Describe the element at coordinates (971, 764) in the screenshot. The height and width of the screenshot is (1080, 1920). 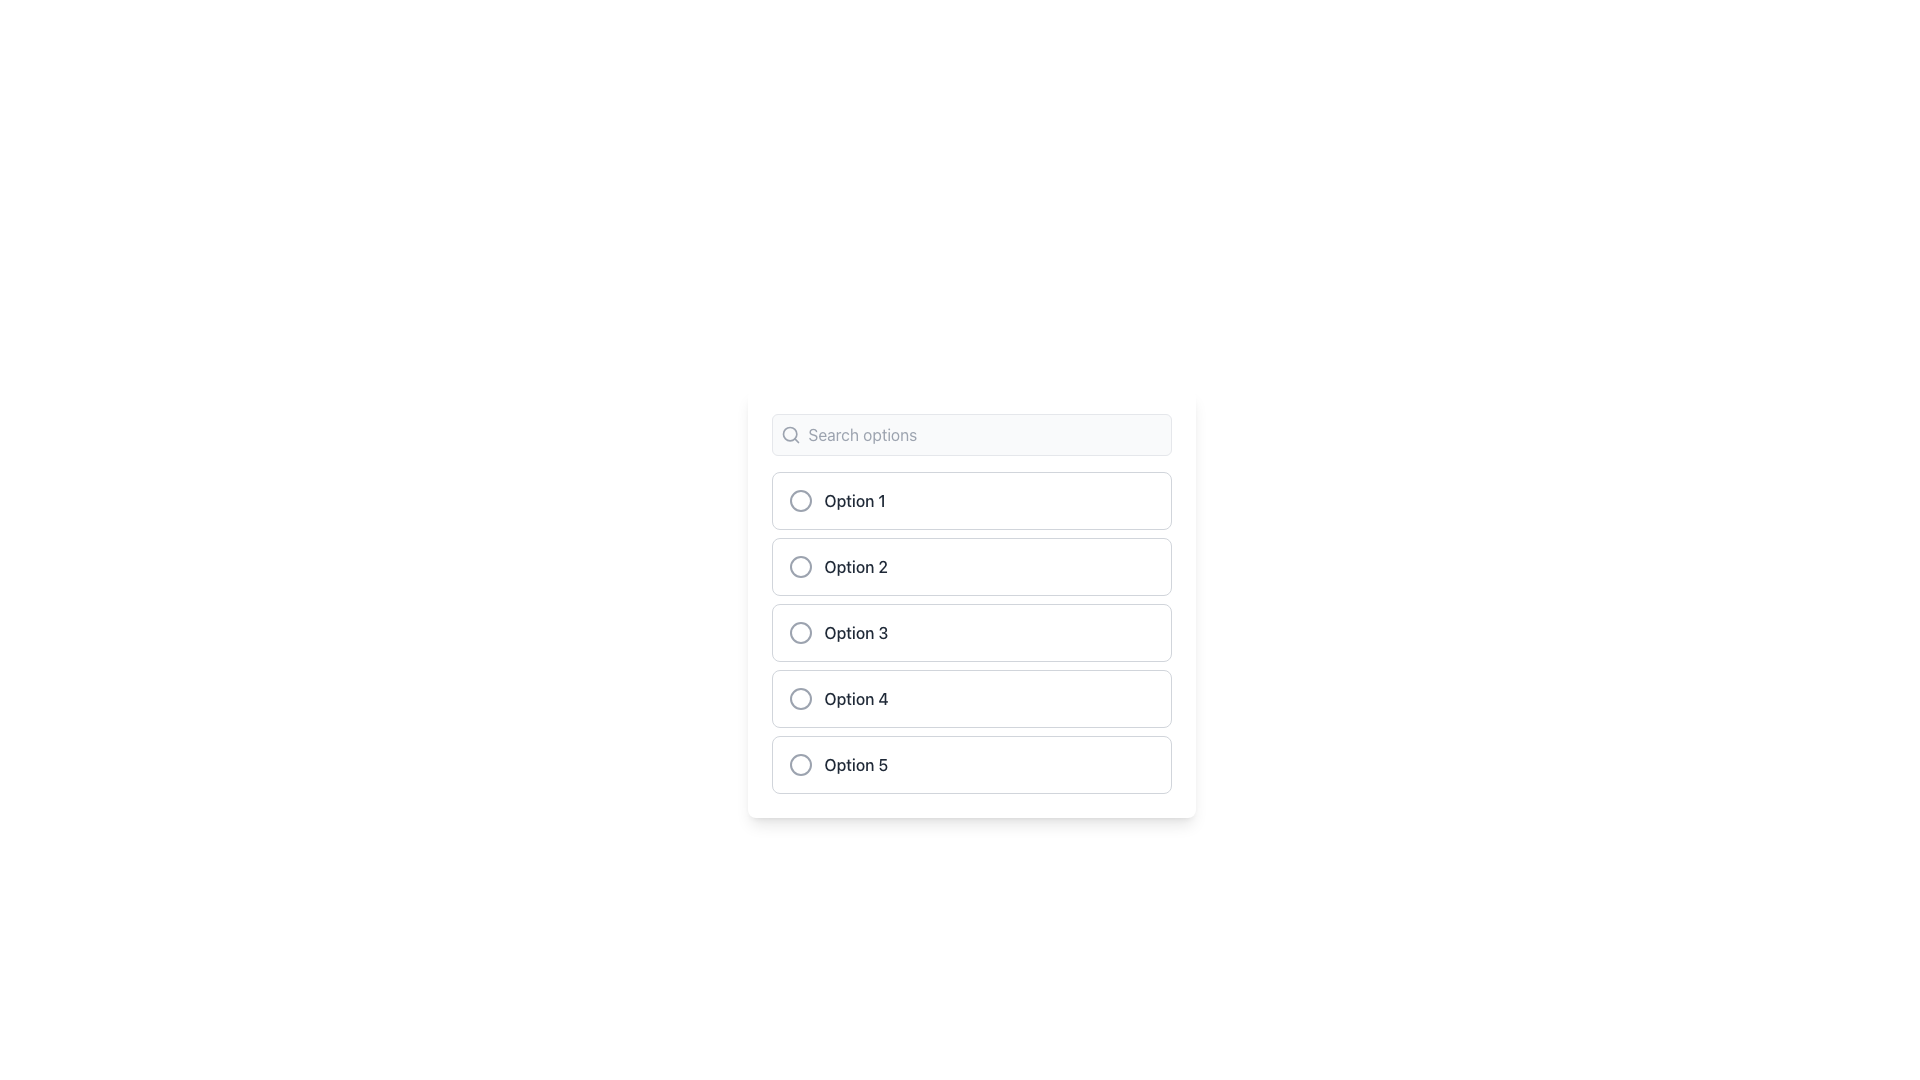
I see `the radio button option labeled 'Option 5'` at that location.